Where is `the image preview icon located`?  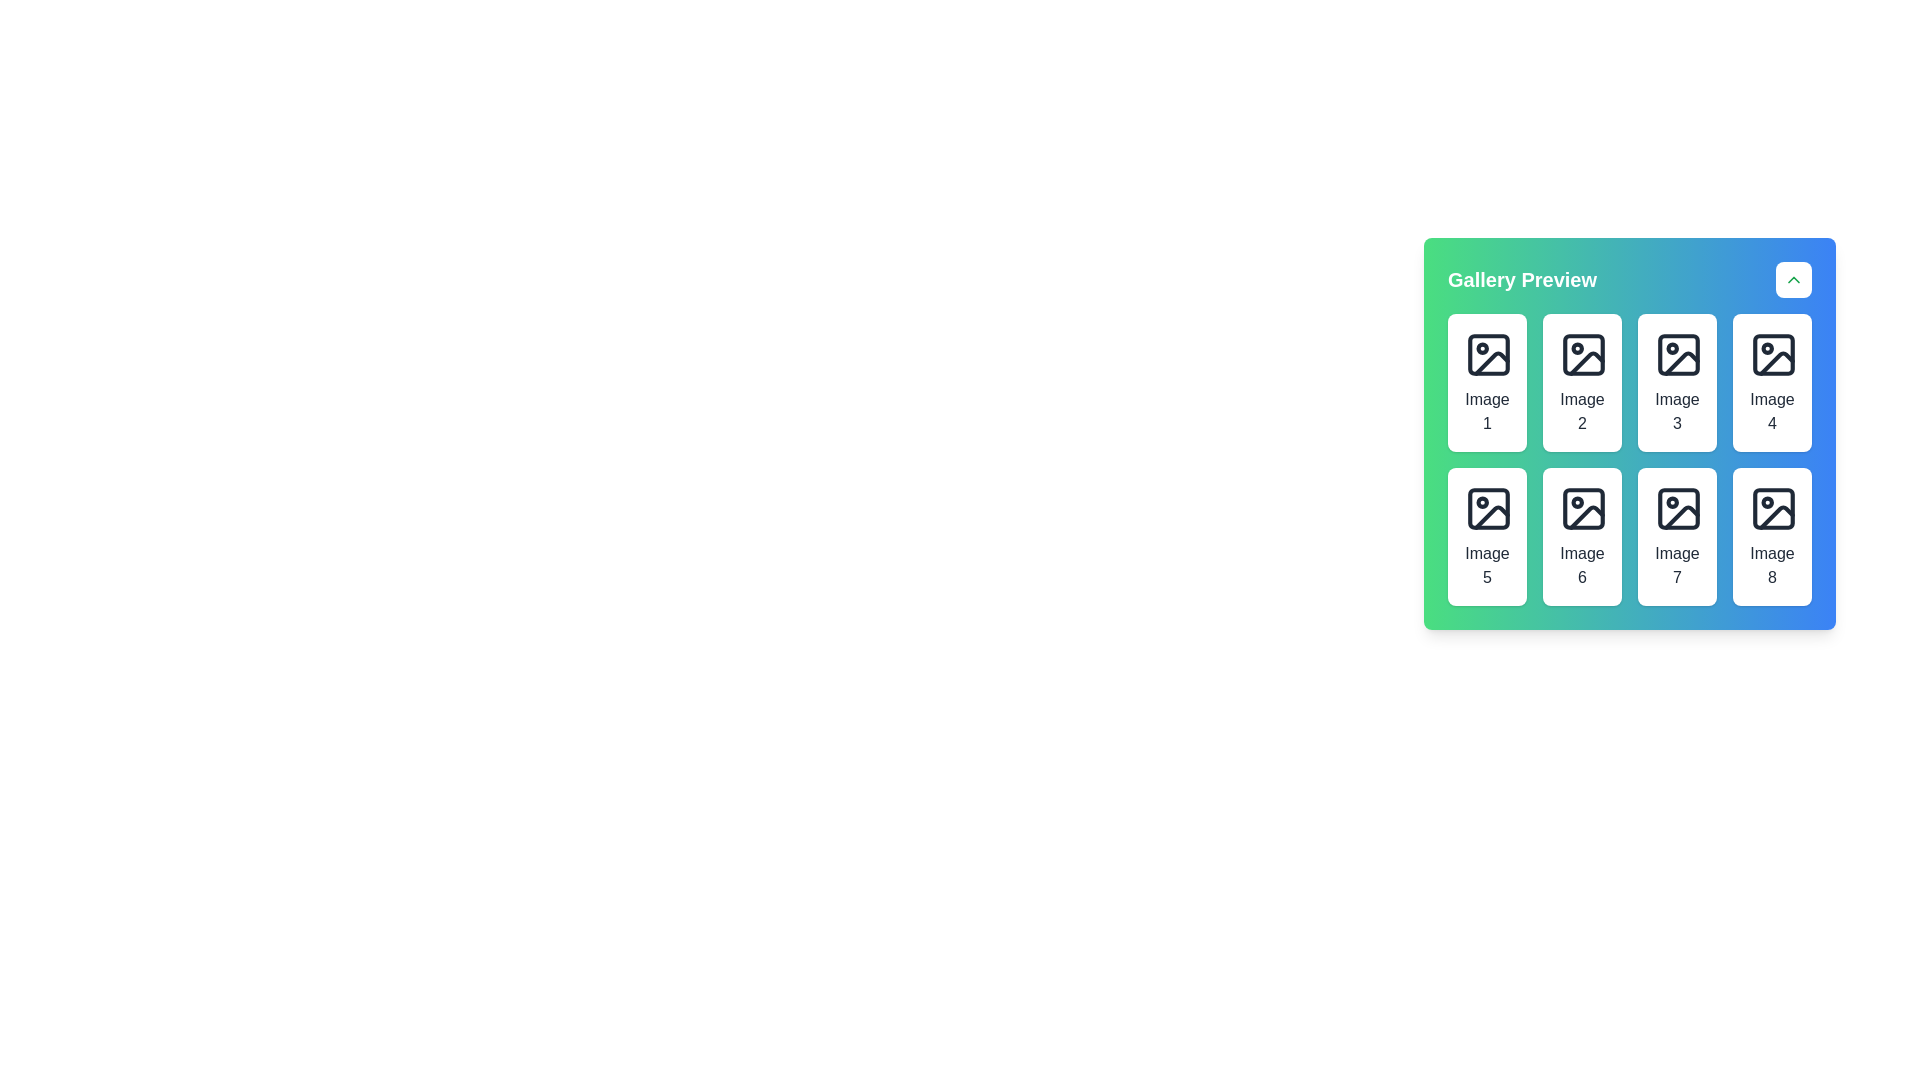 the image preview icon located is located at coordinates (1679, 508).